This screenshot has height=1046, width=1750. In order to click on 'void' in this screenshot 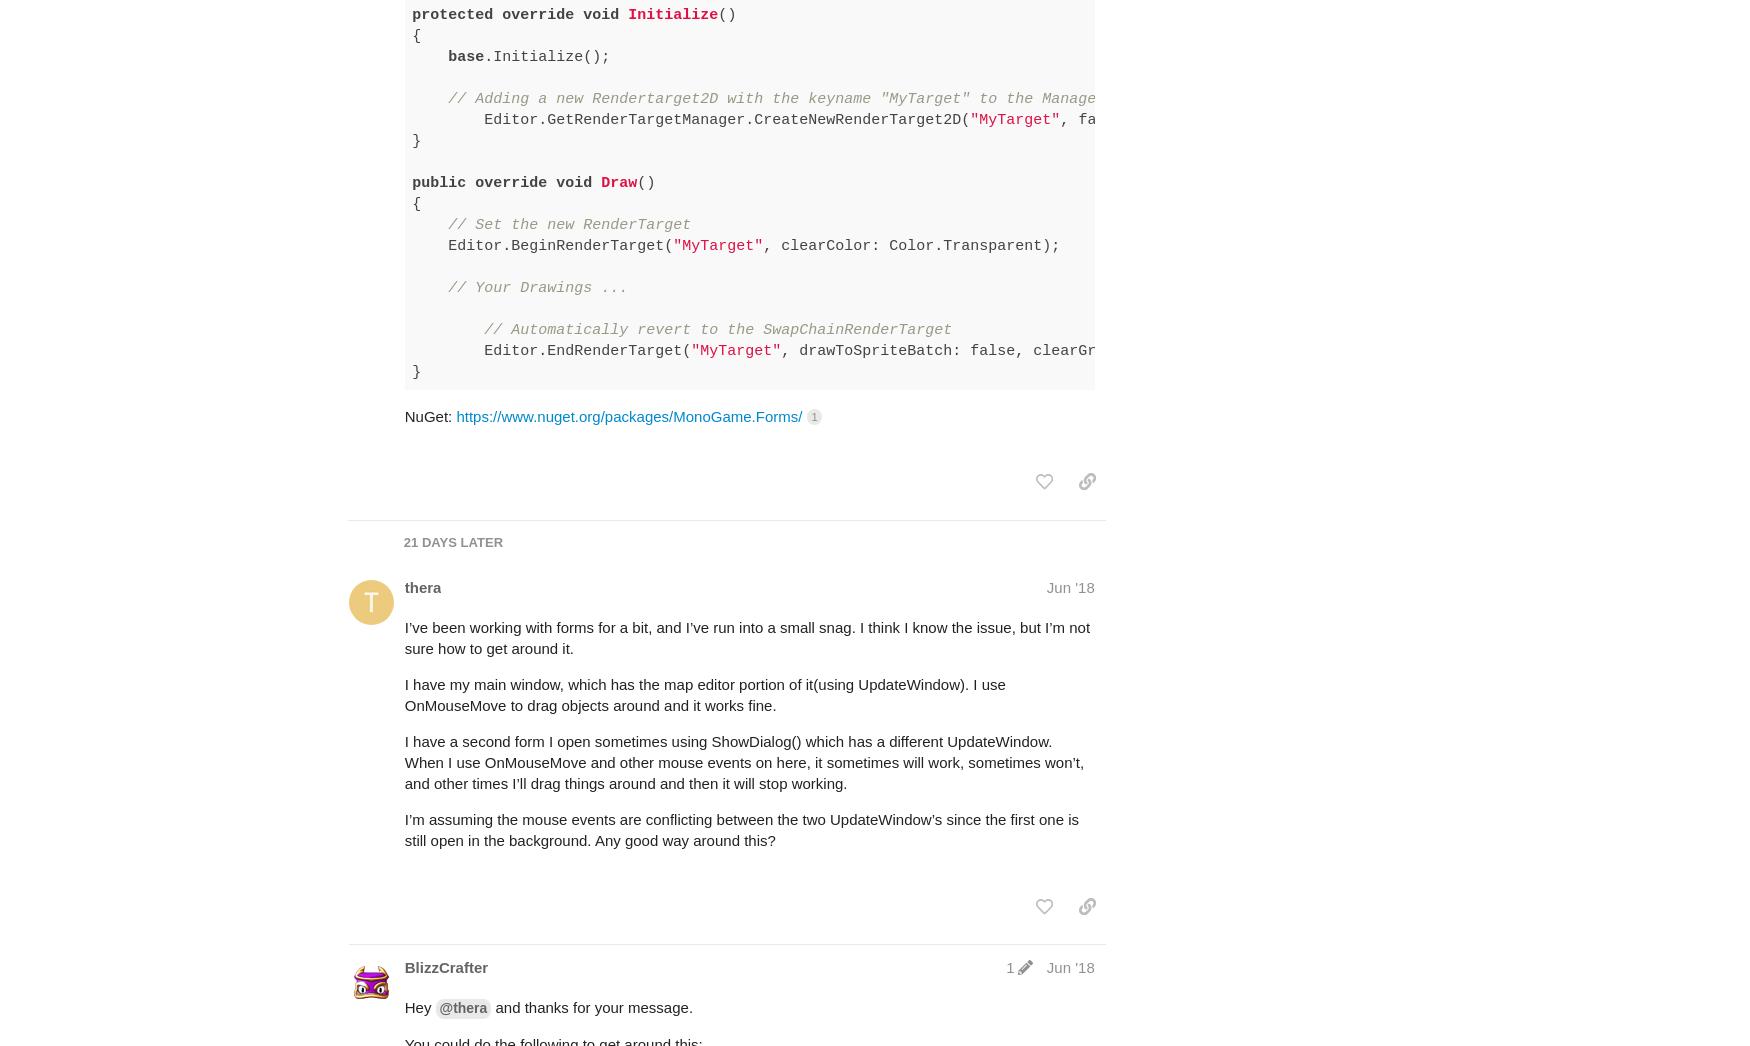, I will do `click(574, 104)`.